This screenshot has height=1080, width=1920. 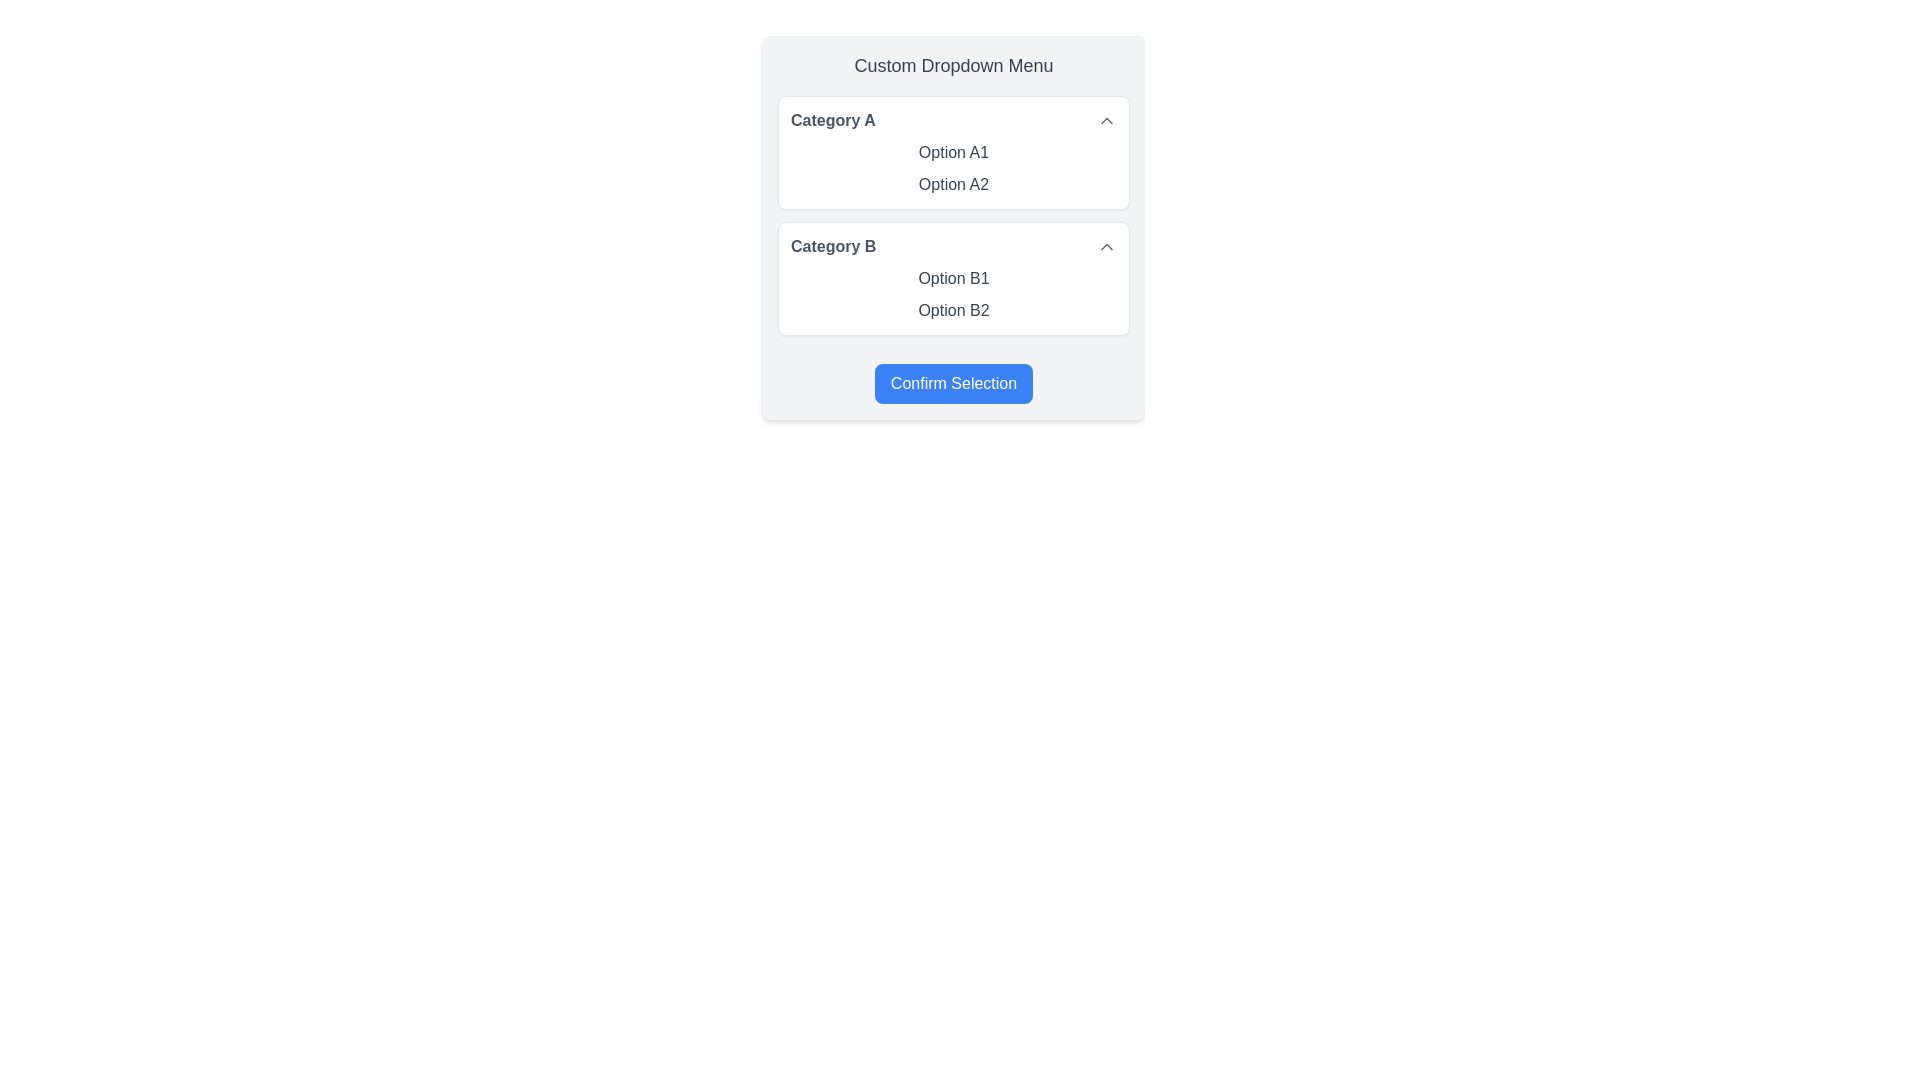 I want to click on the upward-pointing chevron arrow icon located to the right of the 'Category B' label in the dropdown menu, so click(x=1106, y=245).